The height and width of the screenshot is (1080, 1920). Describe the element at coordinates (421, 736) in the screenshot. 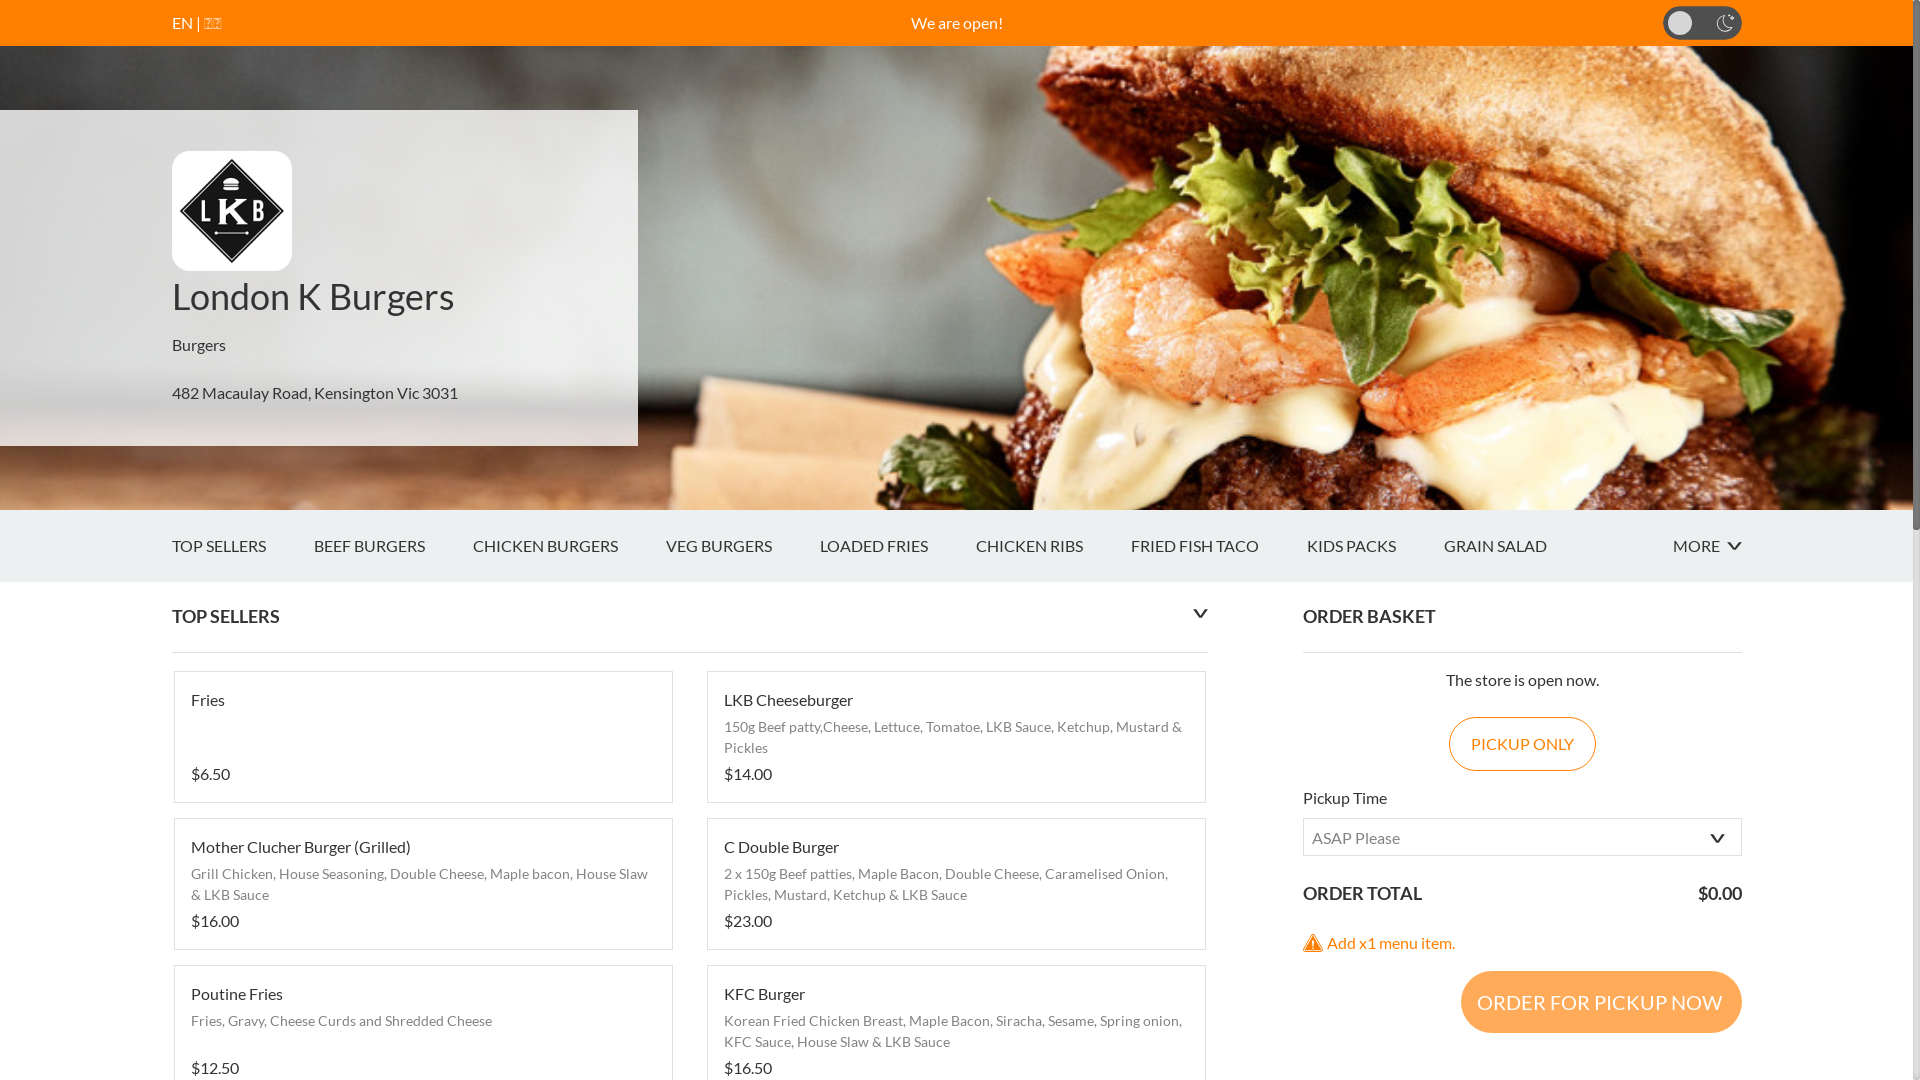

I see `'Fries` at that location.